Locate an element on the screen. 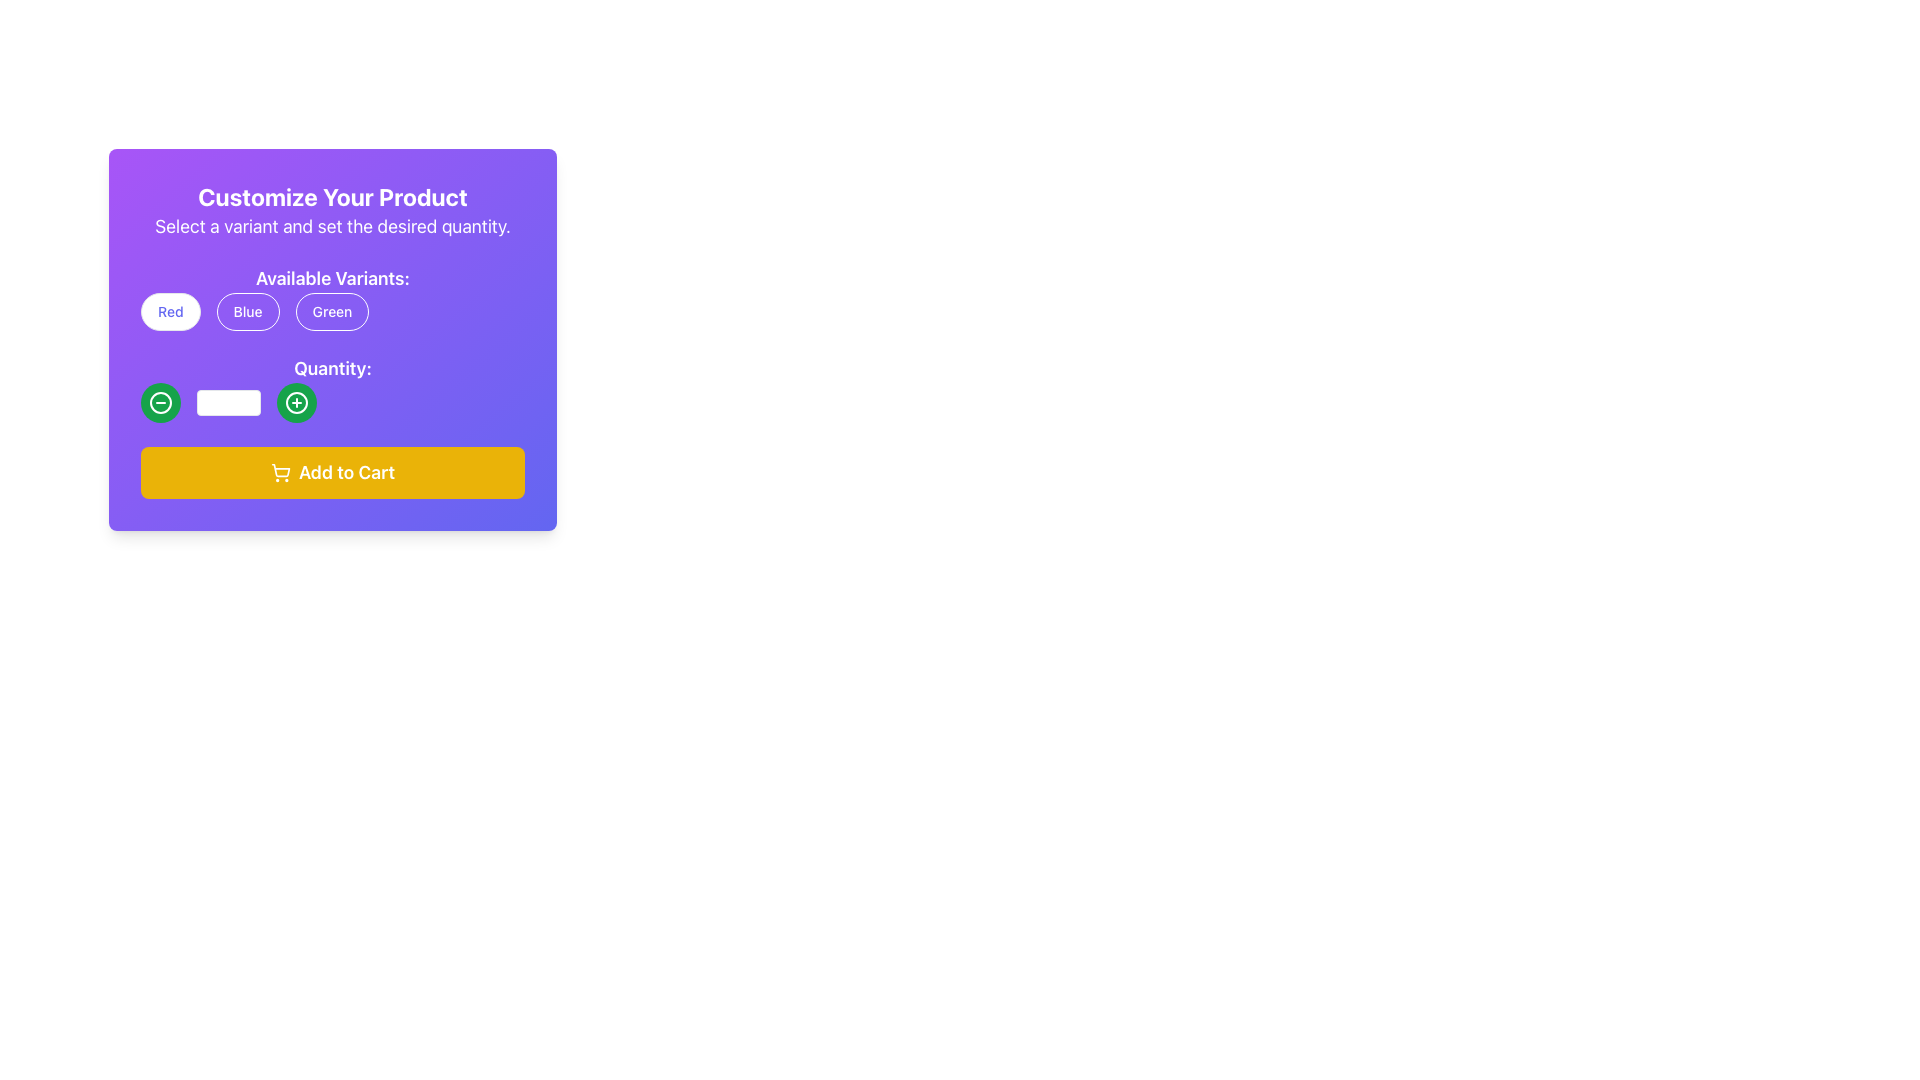 The image size is (1920, 1080). header text that introduces the product customization section, which is located at the top of the card interface is located at coordinates (332, 196).